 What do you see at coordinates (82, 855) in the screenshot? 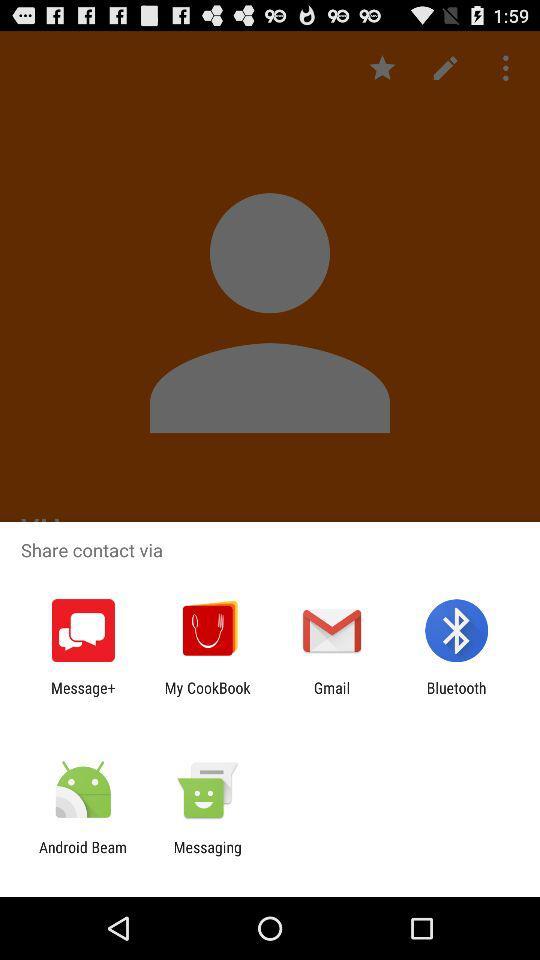
I see `icon to the left of messaging icon` at bounding box center [82, 855].